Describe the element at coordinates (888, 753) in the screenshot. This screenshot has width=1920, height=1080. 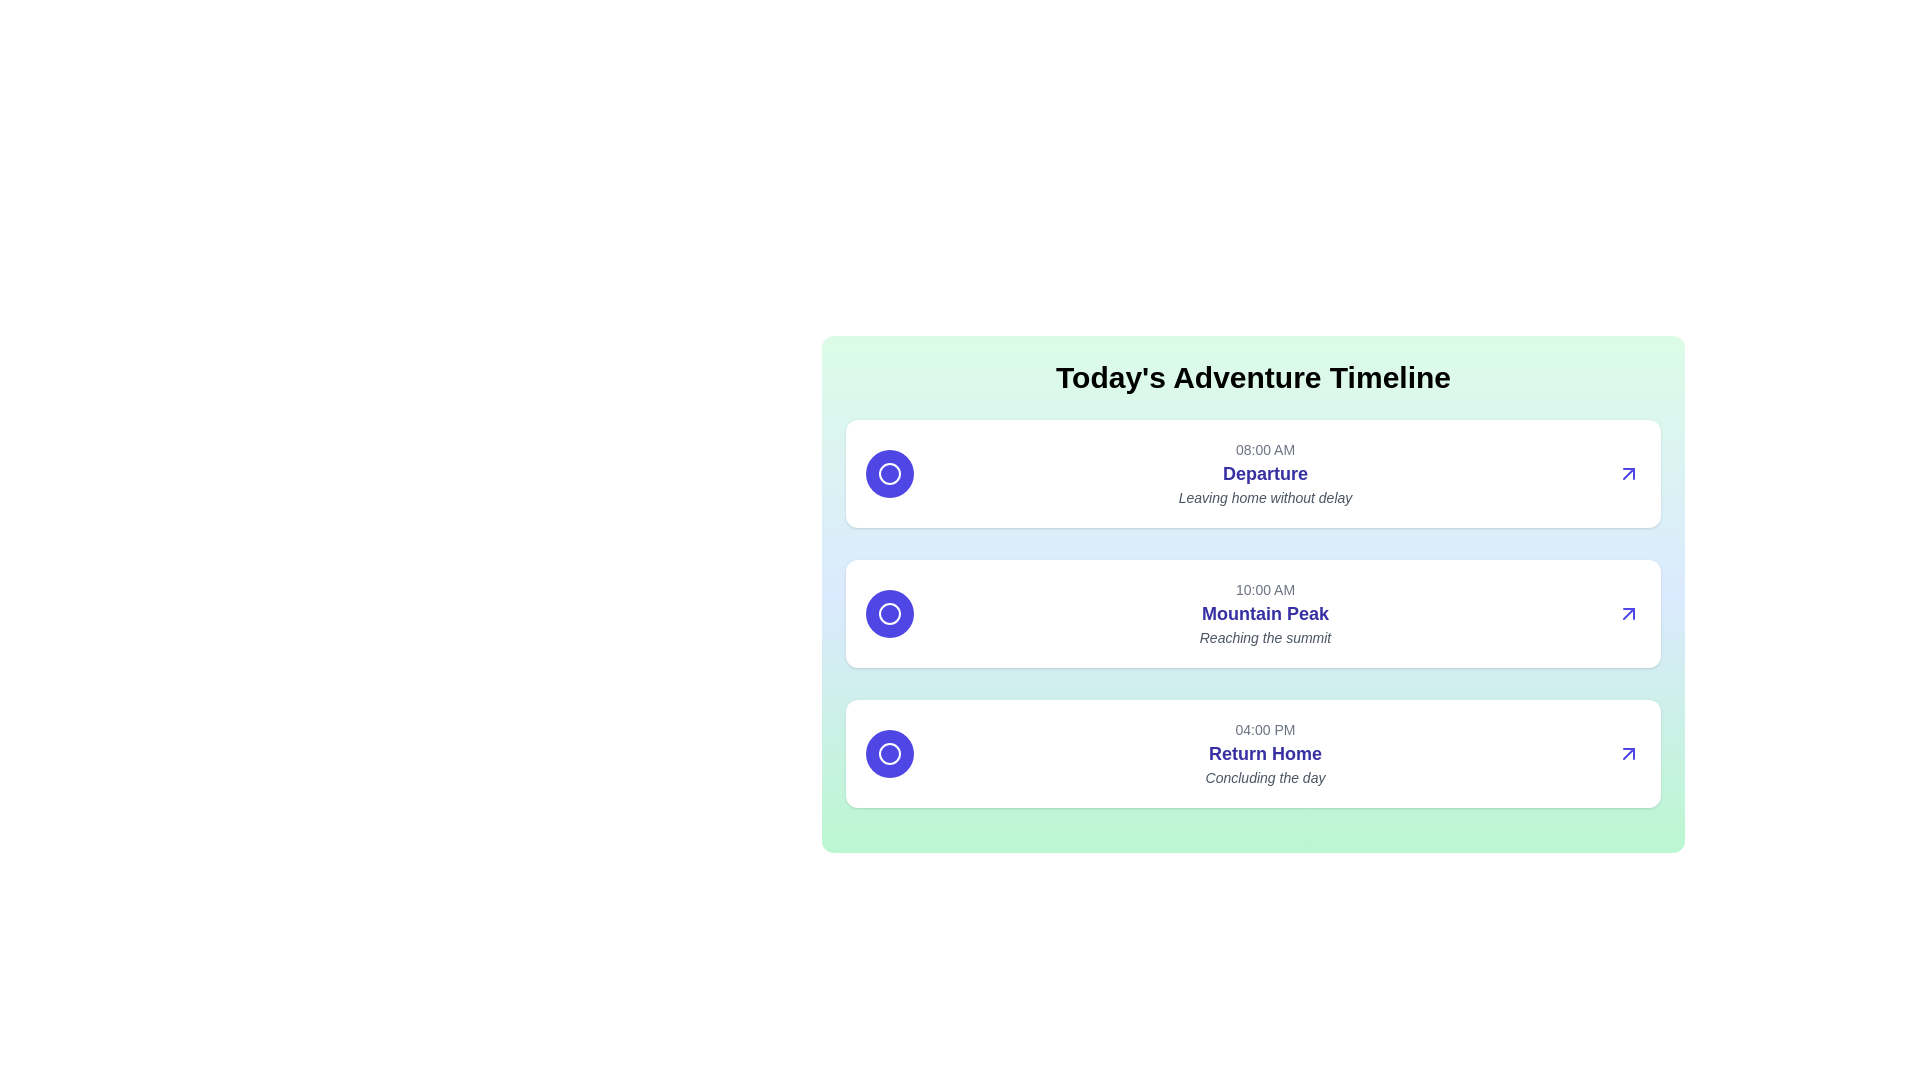
I see `the circular button-like icon with a solid purple background and white circular outline, located to the left of the '04:00 PM Return Home Concluding the day' entry in the timeline` at that location.